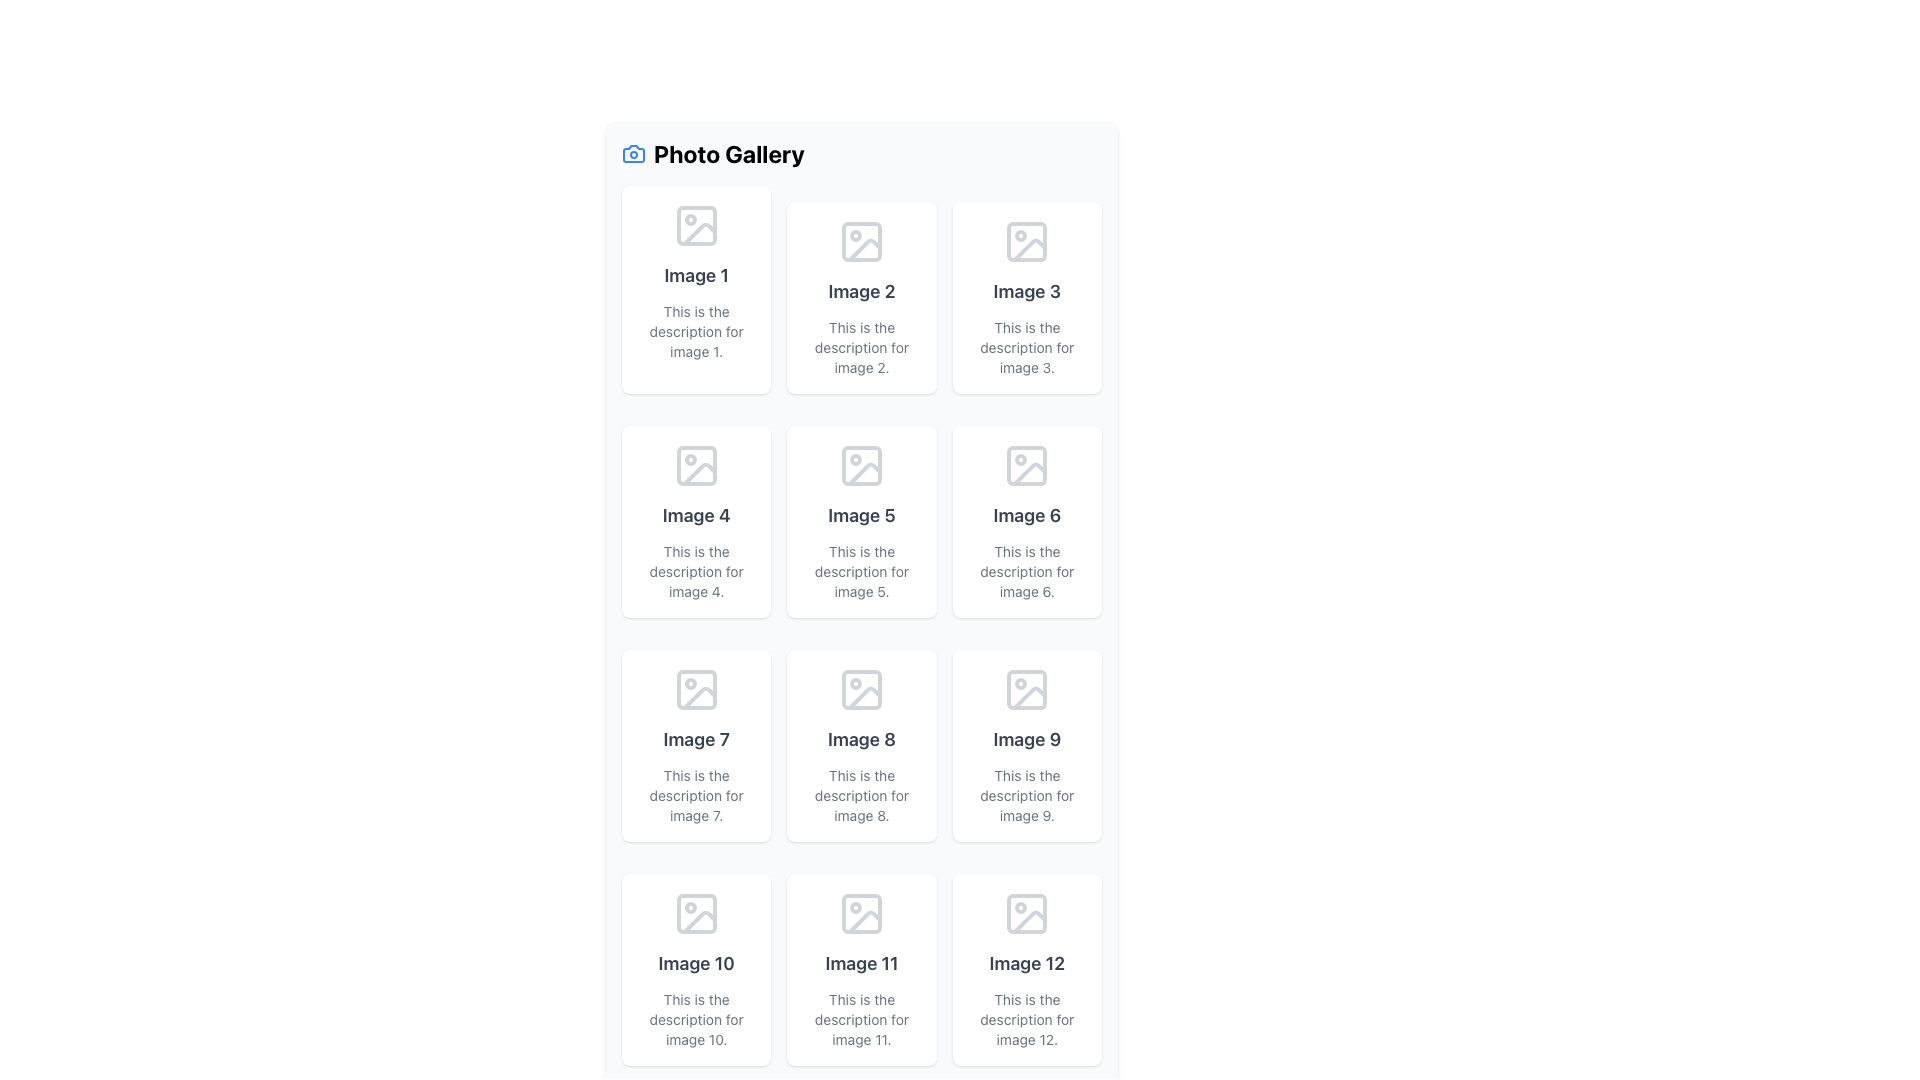 The height and width of the screenshot is (1080, 1920). Describe the element at coordinates (632, 153) in the screenshot. I see `the photo gallery icon located at the top-left corner of the layout, immediately to the left of the heading text 'Photo Gallery.'` at that location.